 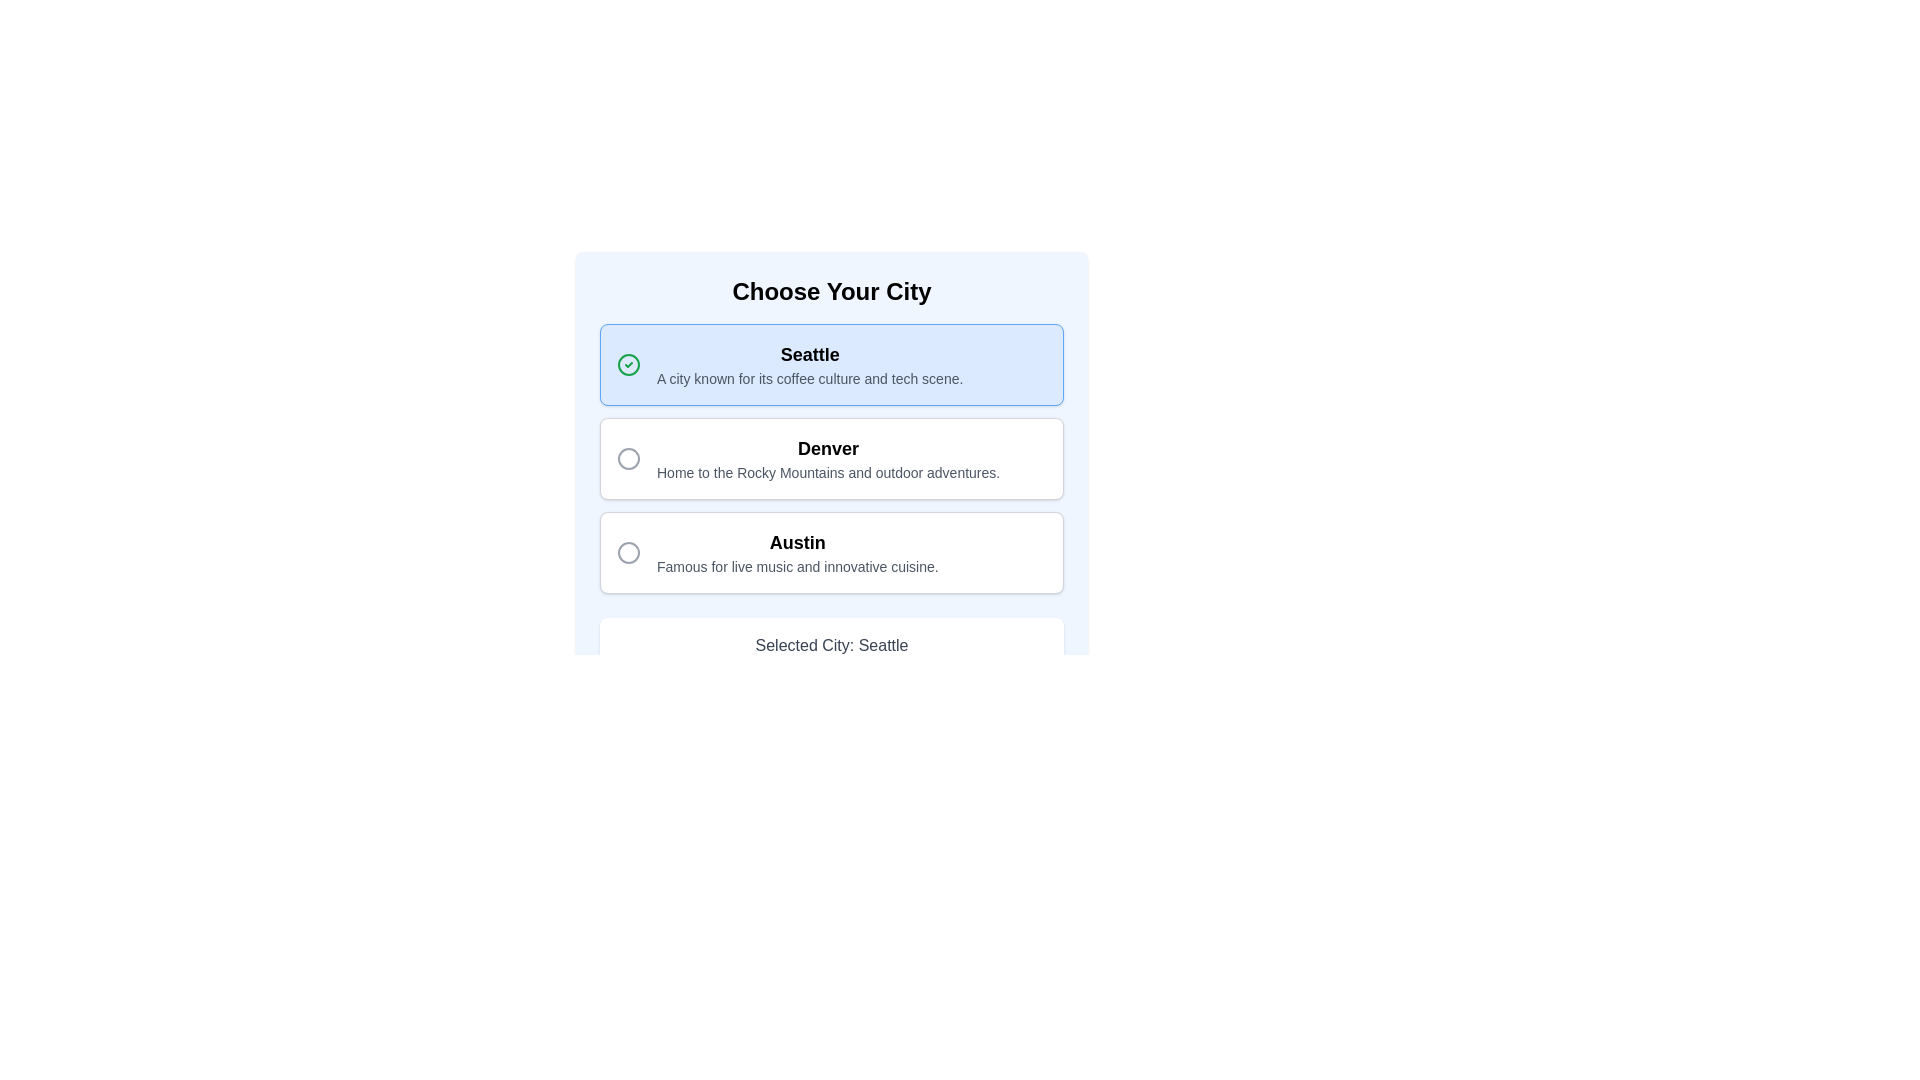 I want to click on the surrounding radio button for the city option 'Austin', which is displayed in a bold font above a descriptive text about the city, so click(x=796, y=552).